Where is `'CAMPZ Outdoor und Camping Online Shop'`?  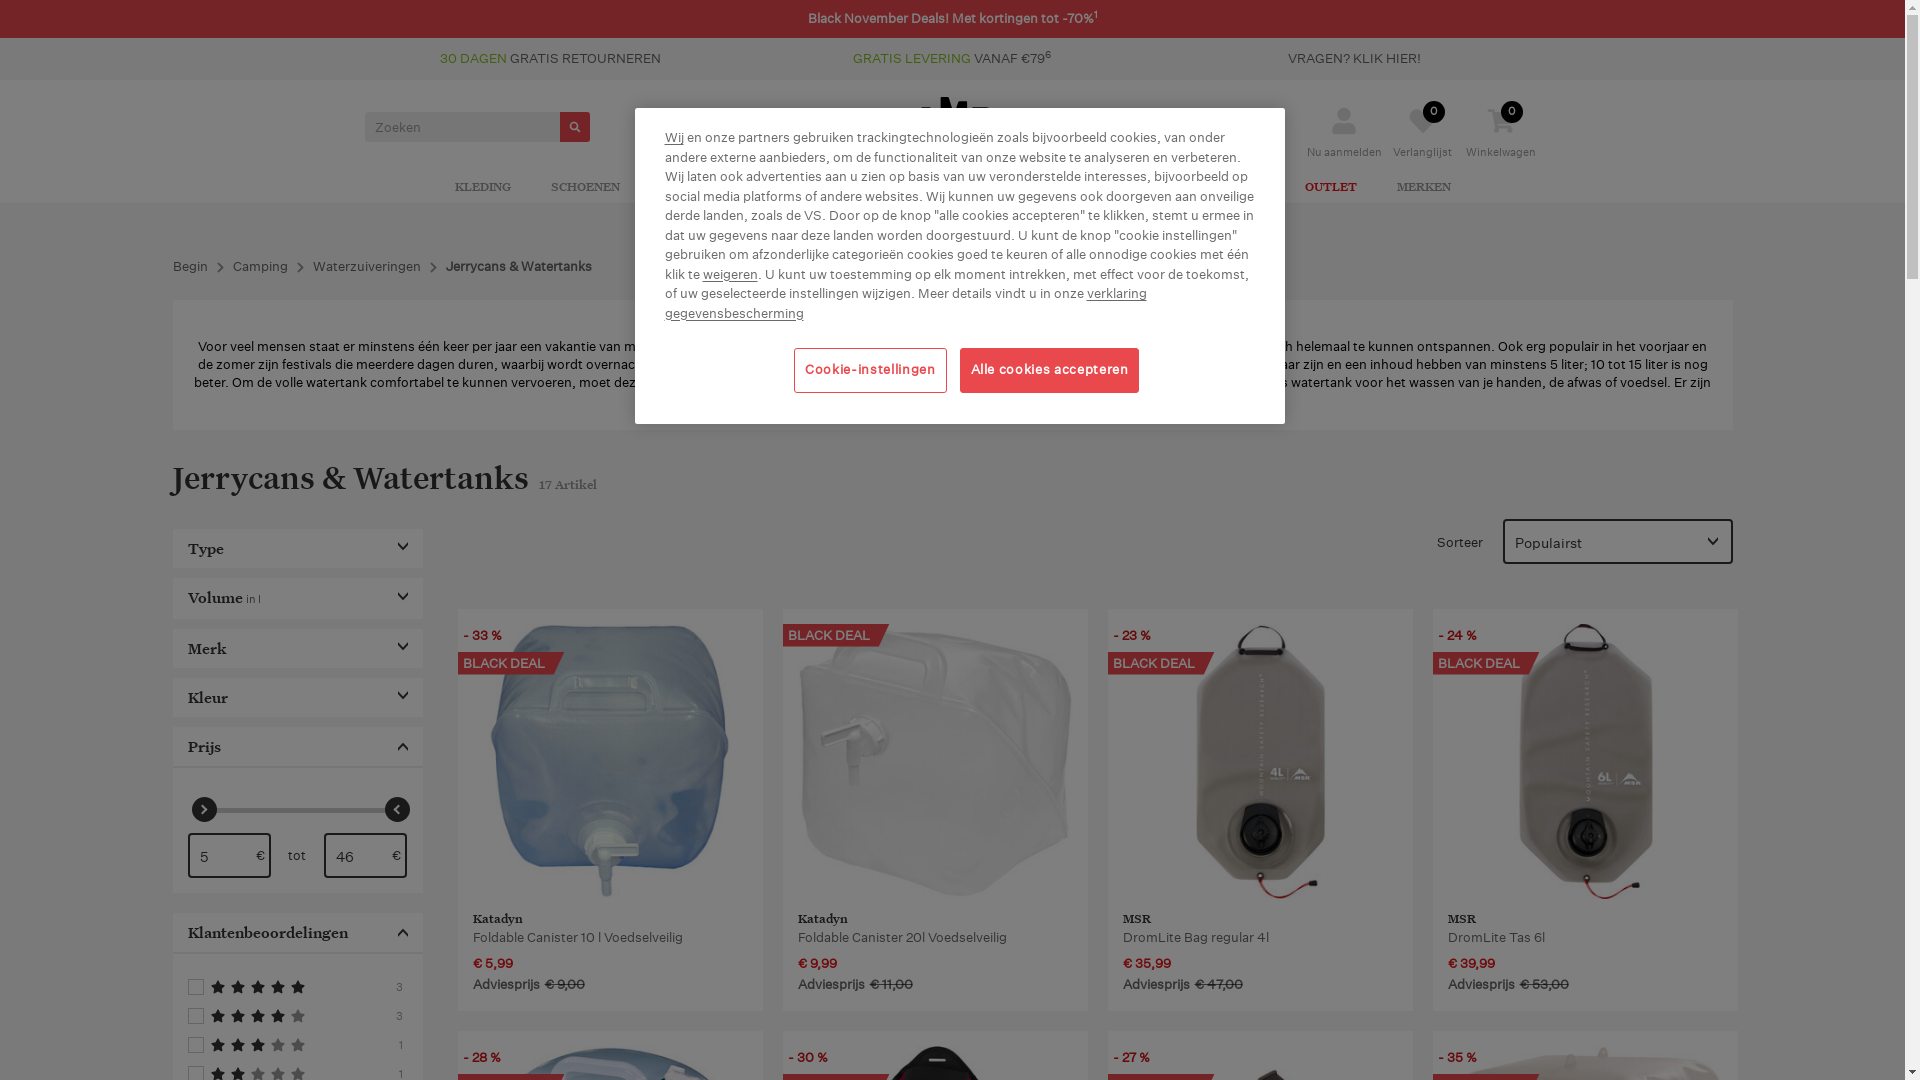
'CAMPZ Outdoor und Camping Online Shop' is located at coordinates (951, 127).